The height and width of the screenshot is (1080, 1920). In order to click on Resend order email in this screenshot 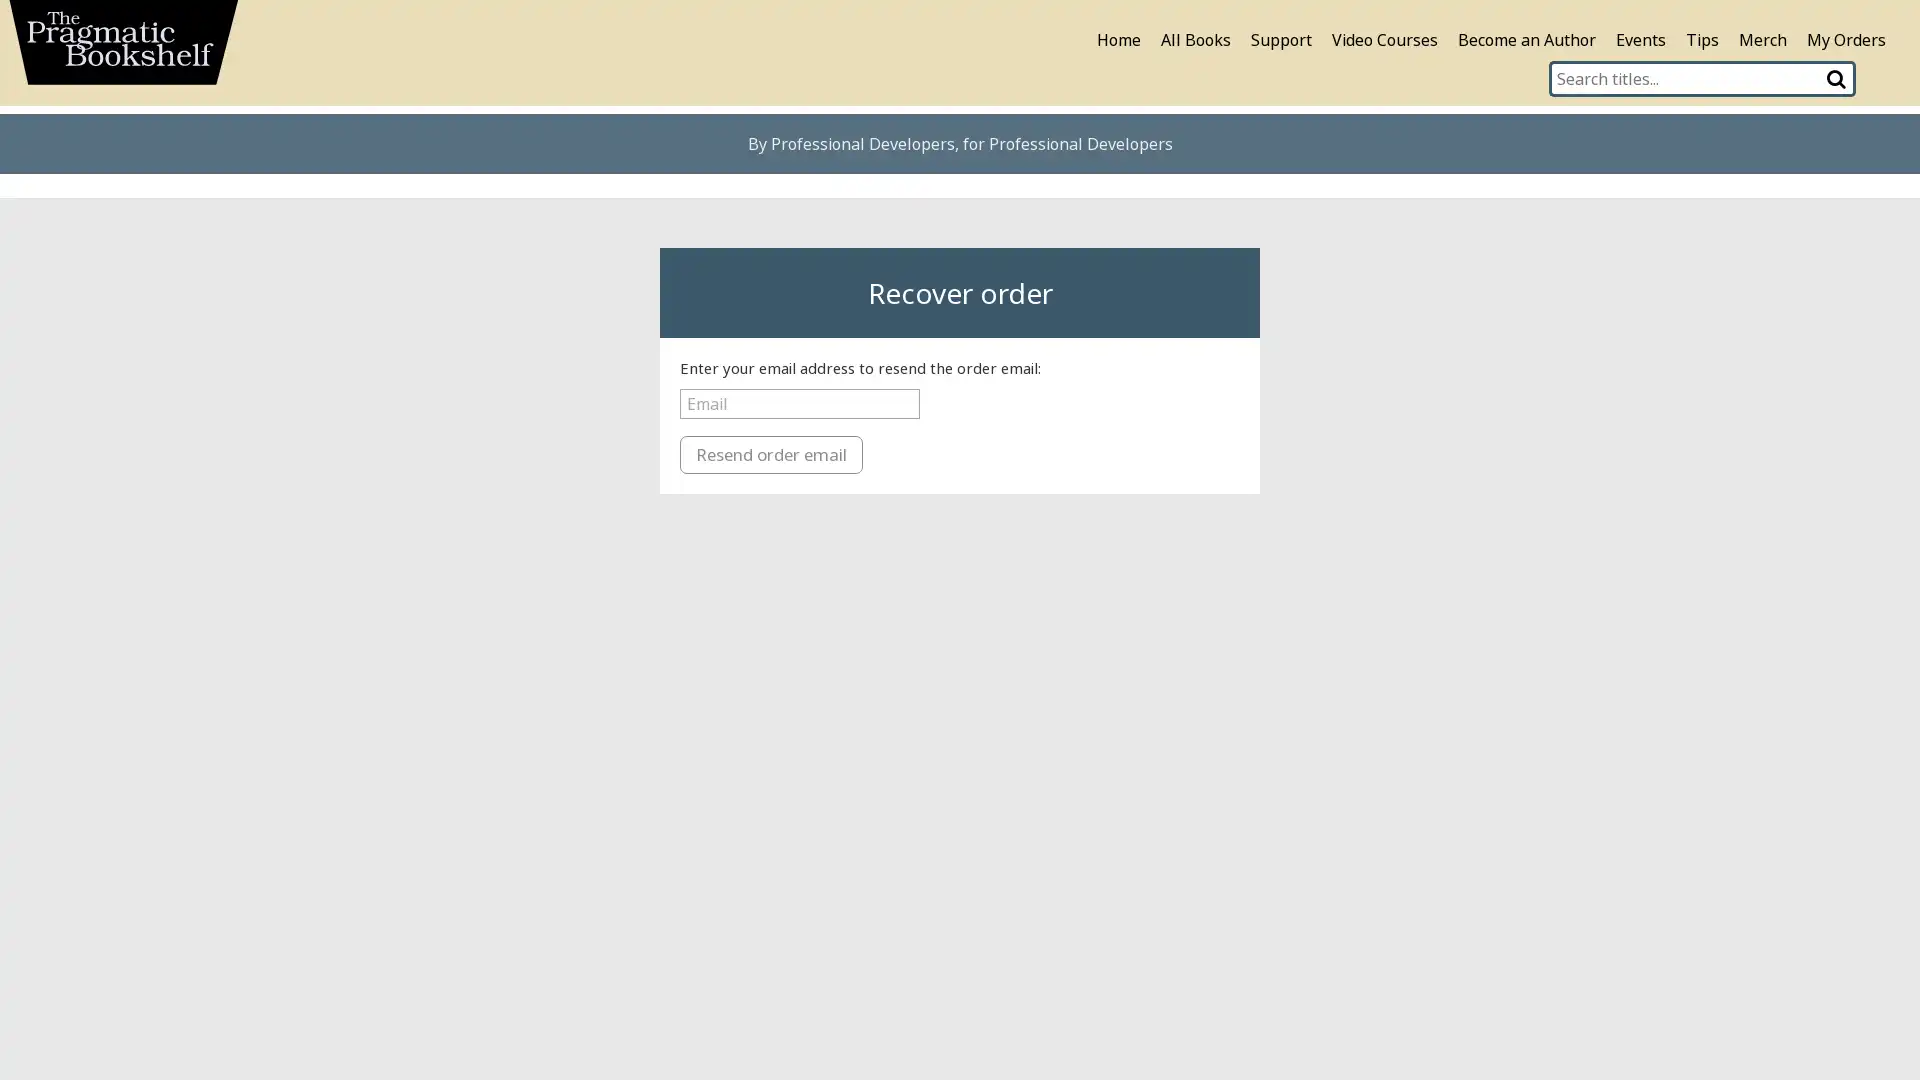, I will do `click(770, 455)`.